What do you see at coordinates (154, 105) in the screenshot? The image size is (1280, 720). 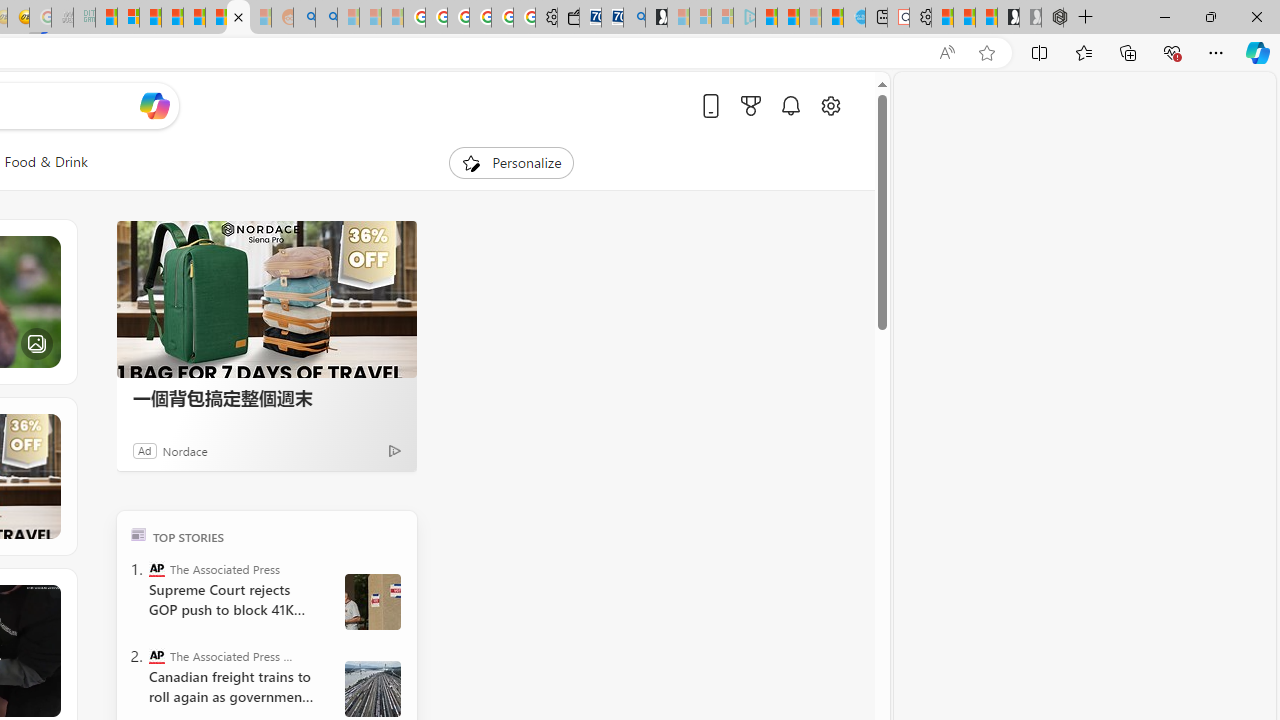 I see `'Open Copilot'` at bounding box center [154, 105].